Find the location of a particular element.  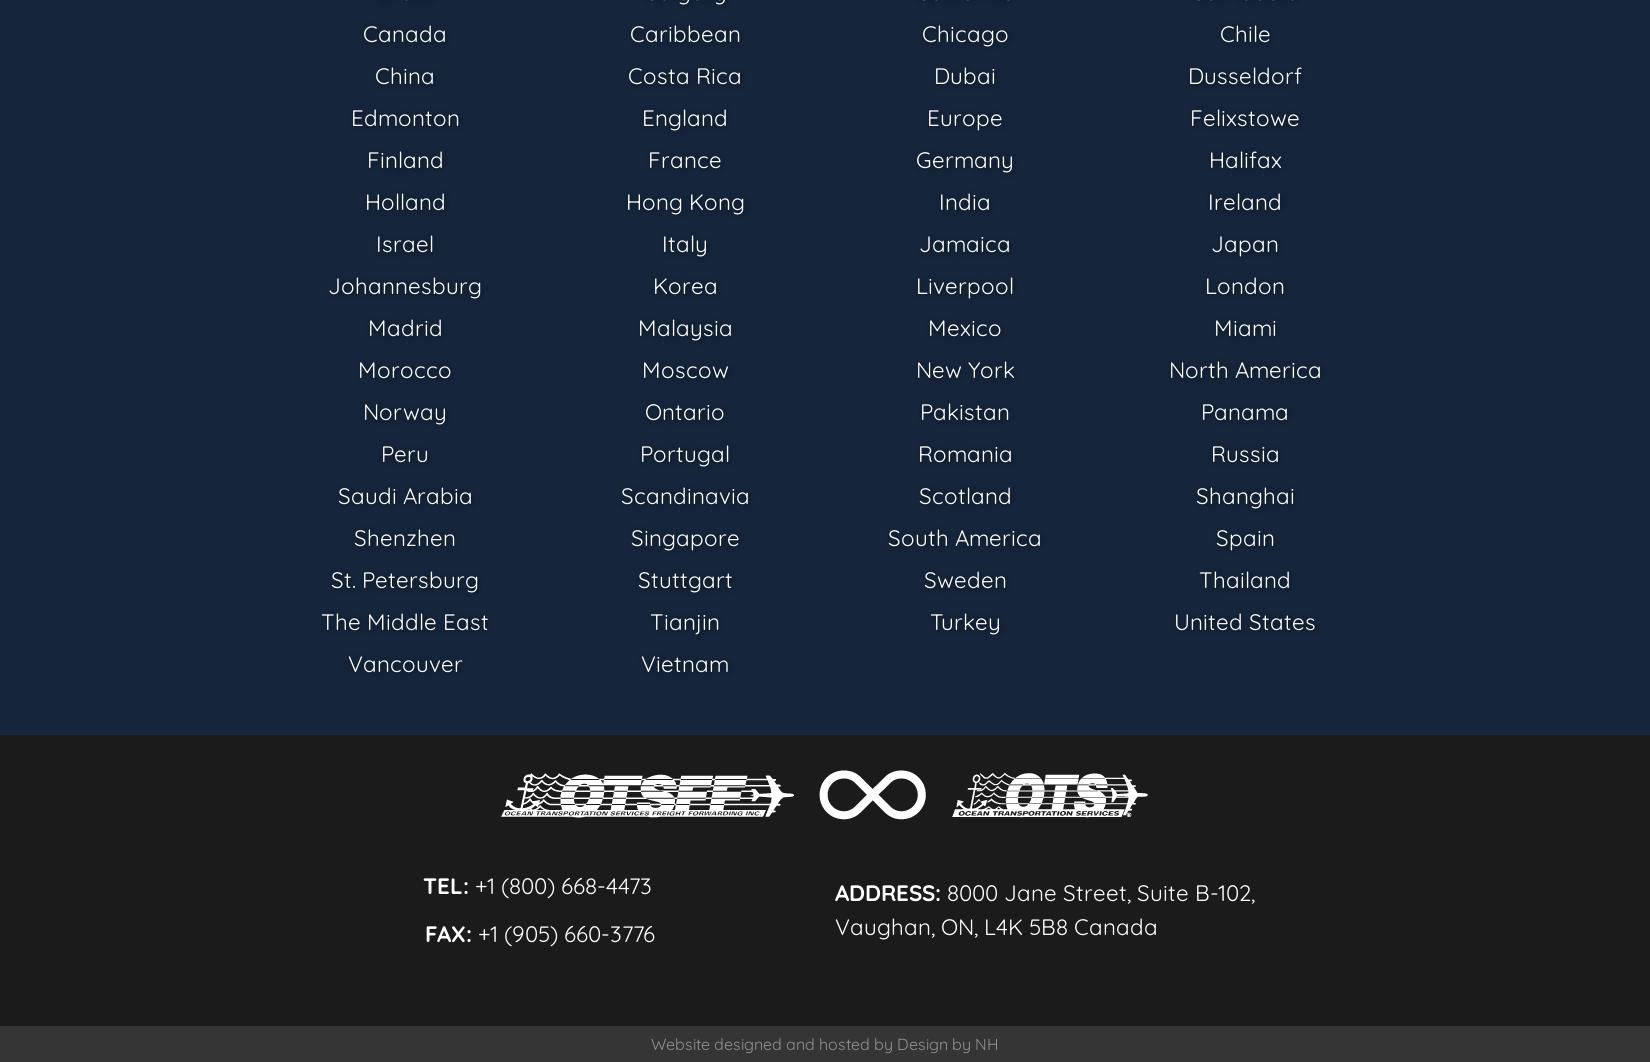

'ADDRESS:' is located at coordinates (835, 892).